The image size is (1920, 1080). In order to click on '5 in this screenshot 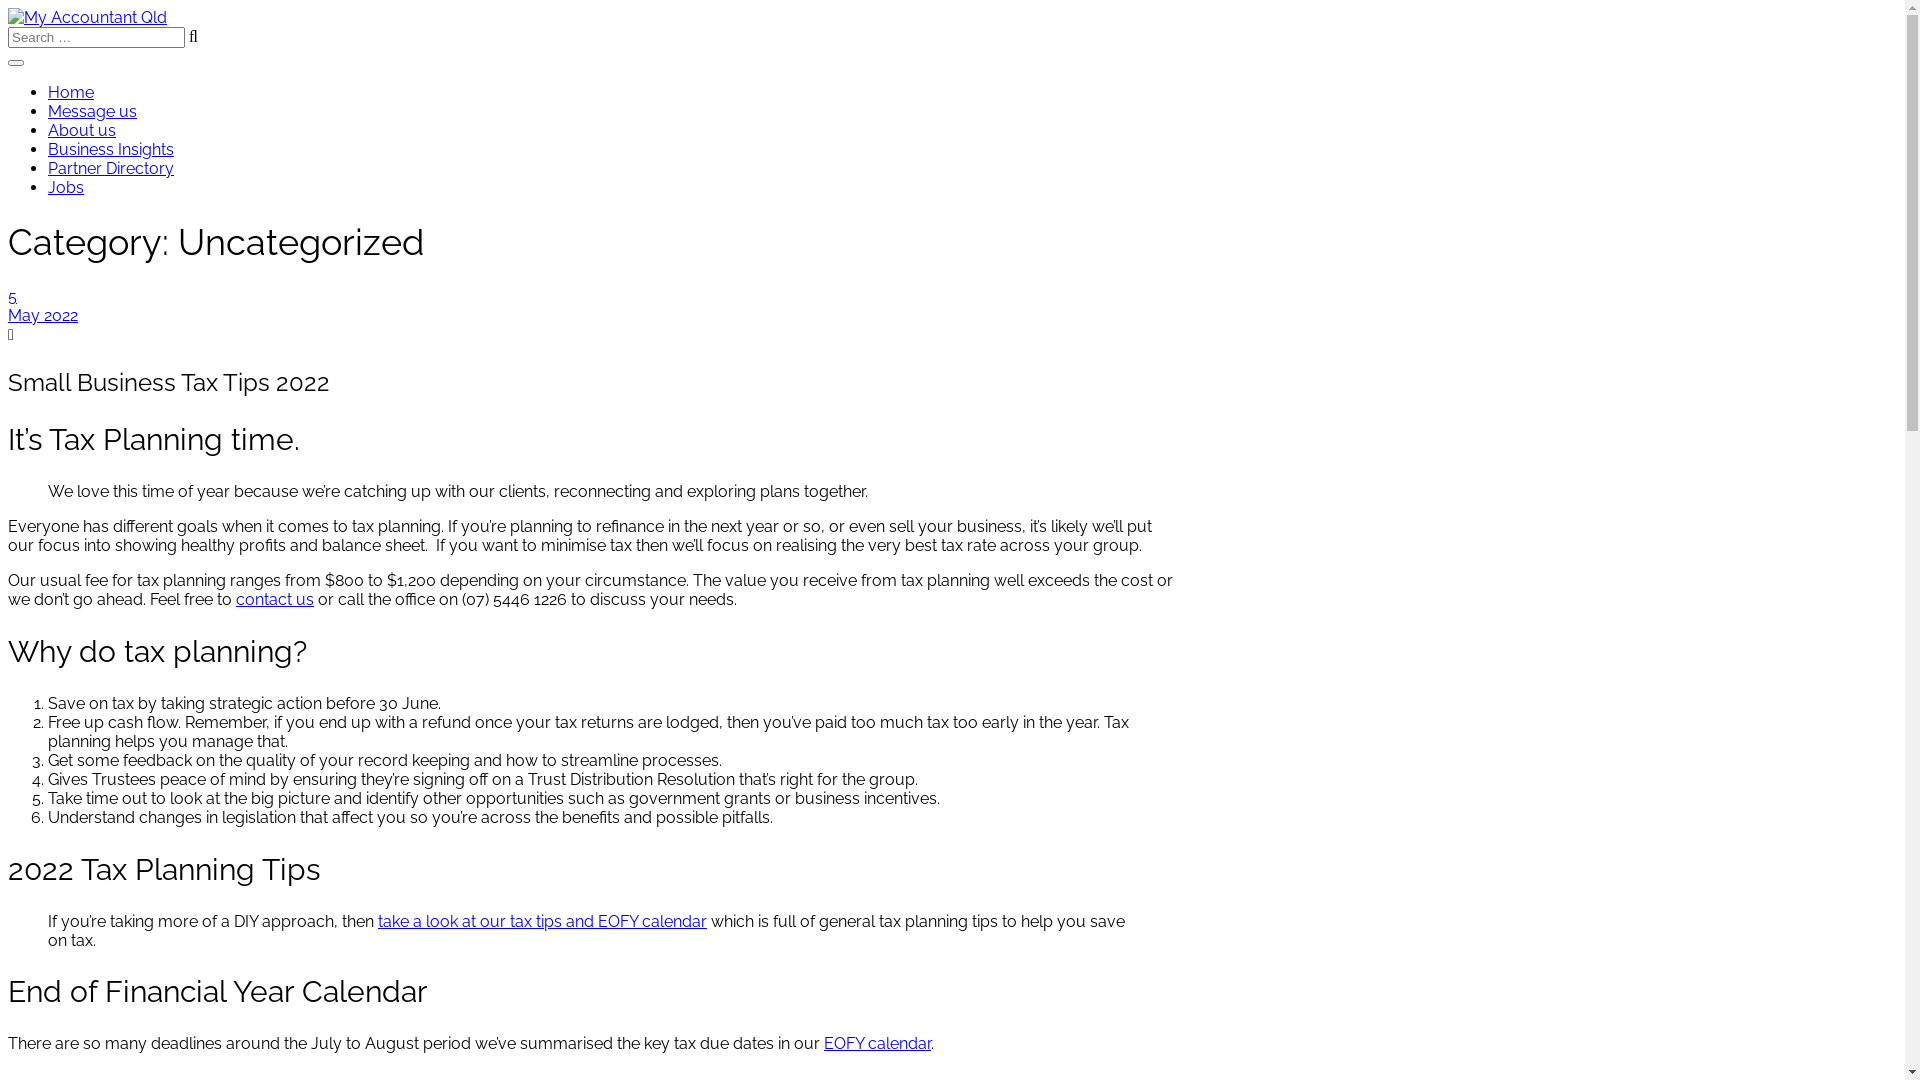, I will do `click(592, 305)`.